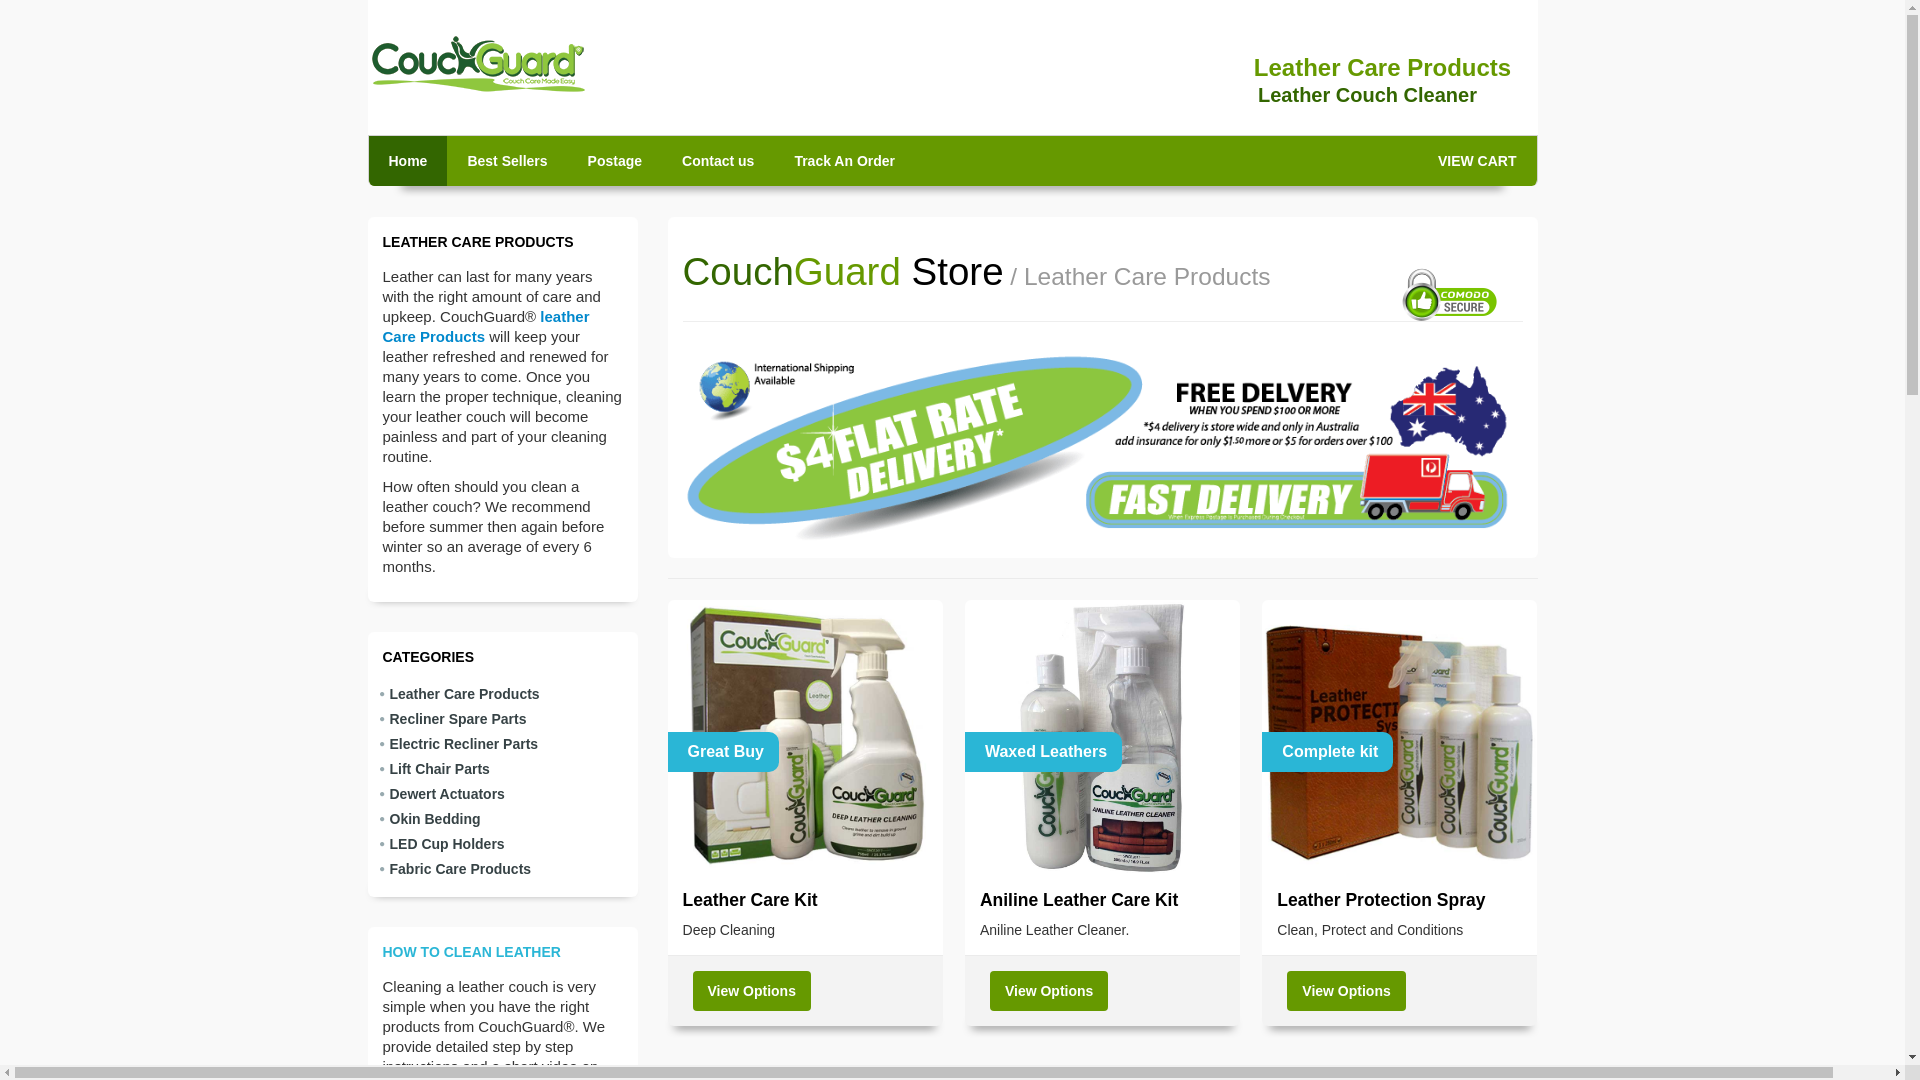 This screenshot has height=1080, width=1920. What do you see at coordinates (406, 160) in the screenshot?
I see `'Home'` at bounding box center [406, 160].